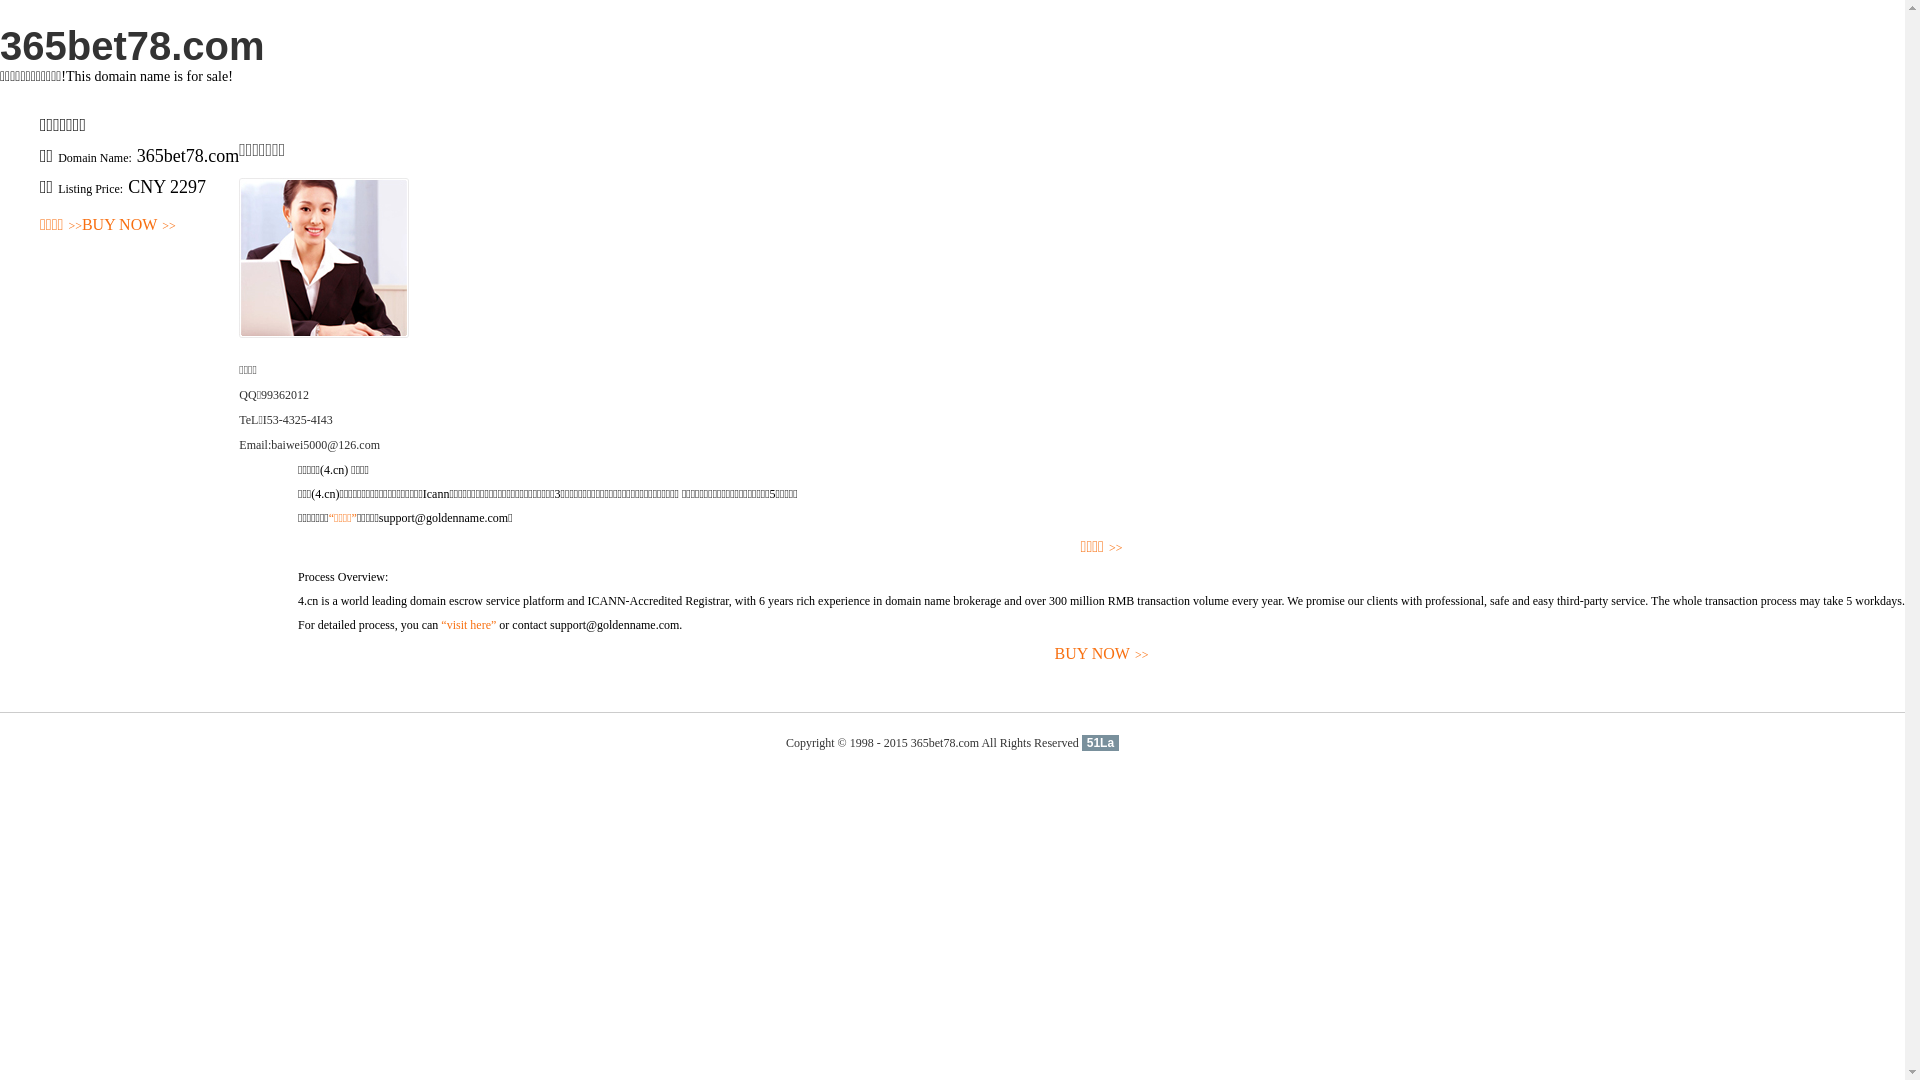  What do you see at coordinates (1100, 654) in the screenshot?
I see `'BUY NOW>>'` at bounding box center [1100, 654].